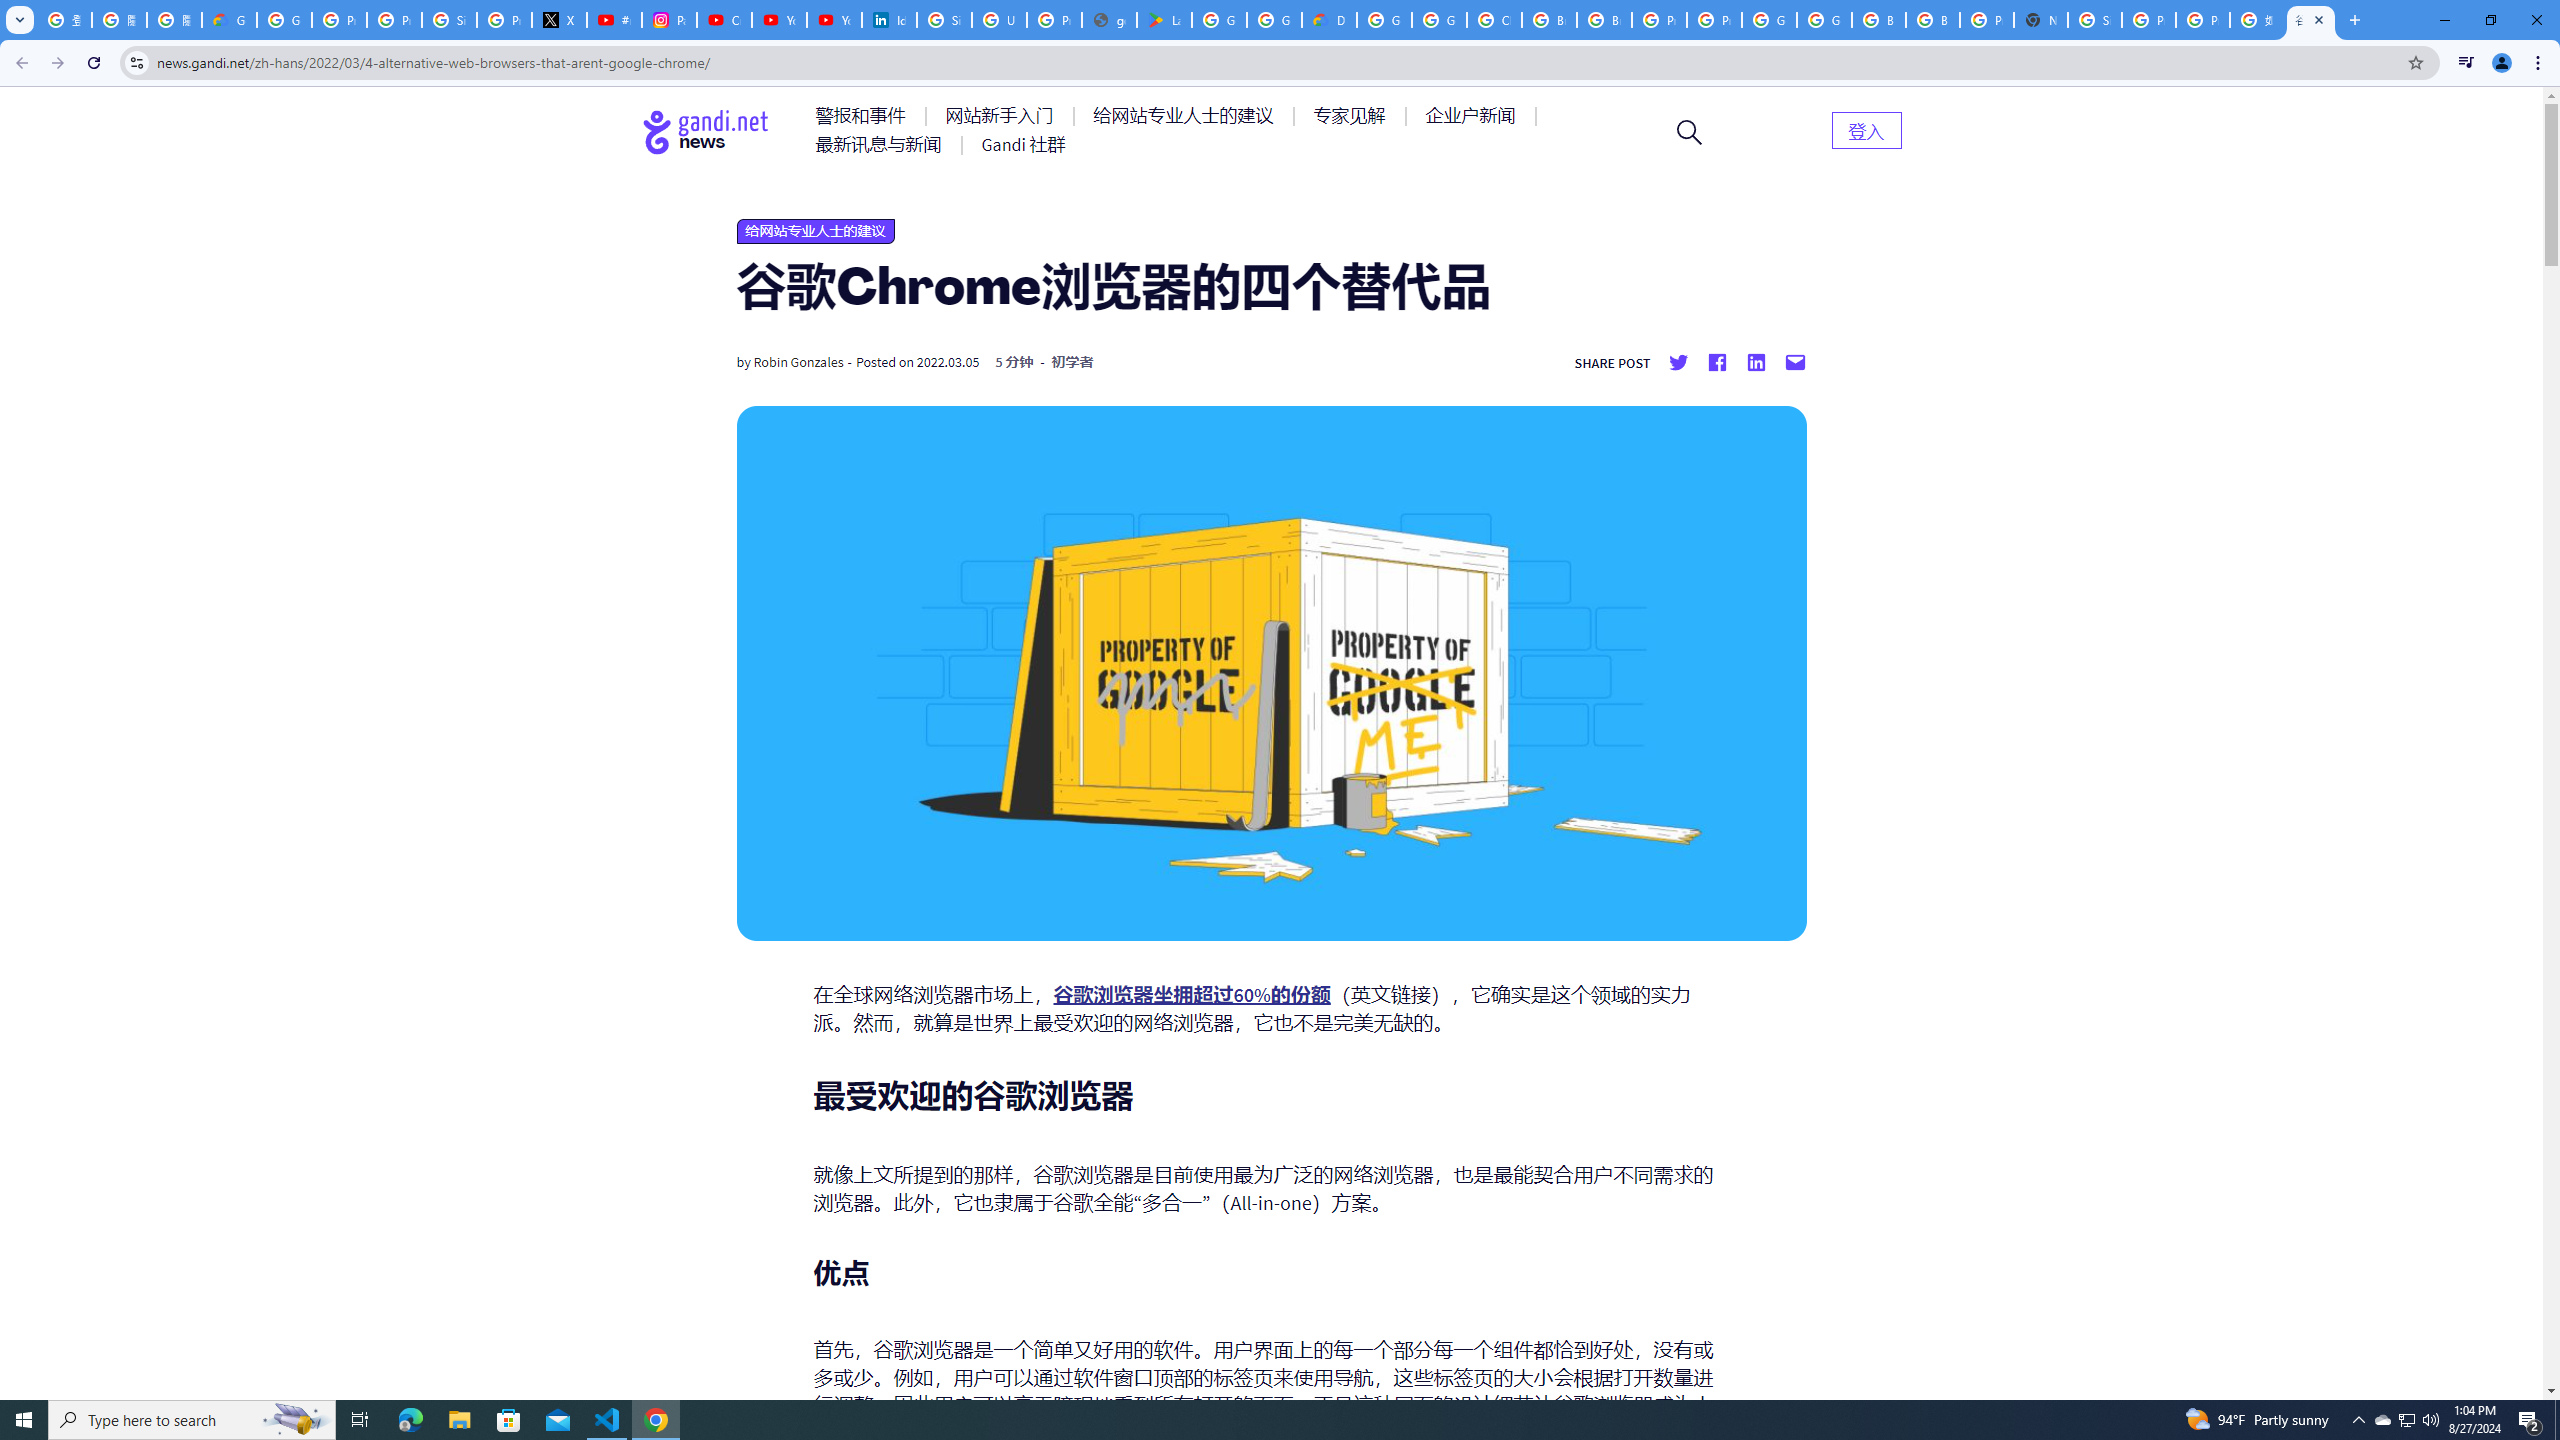 The image size is (2560, 1440). What do you see at coordinates (1756, 361) in the screenshot?
I see `'Share on Linkedin'` at bounding box center [1756, 361].